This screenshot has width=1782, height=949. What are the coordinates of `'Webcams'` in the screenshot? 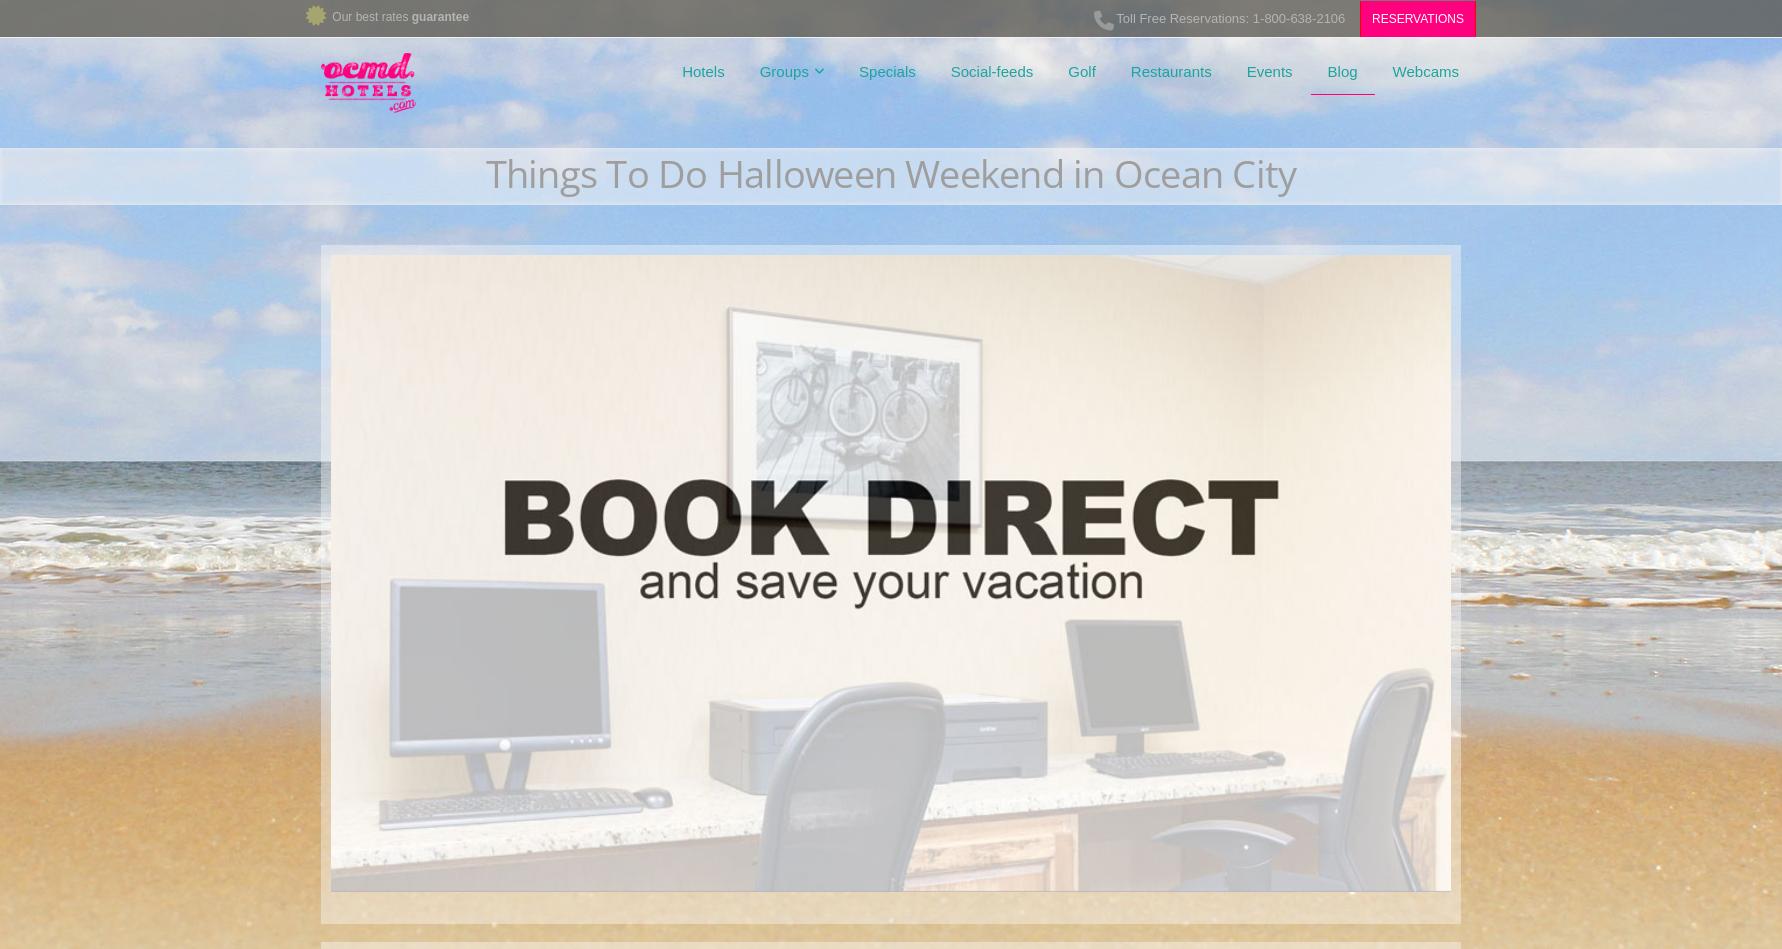 It's located at (1424, 71).